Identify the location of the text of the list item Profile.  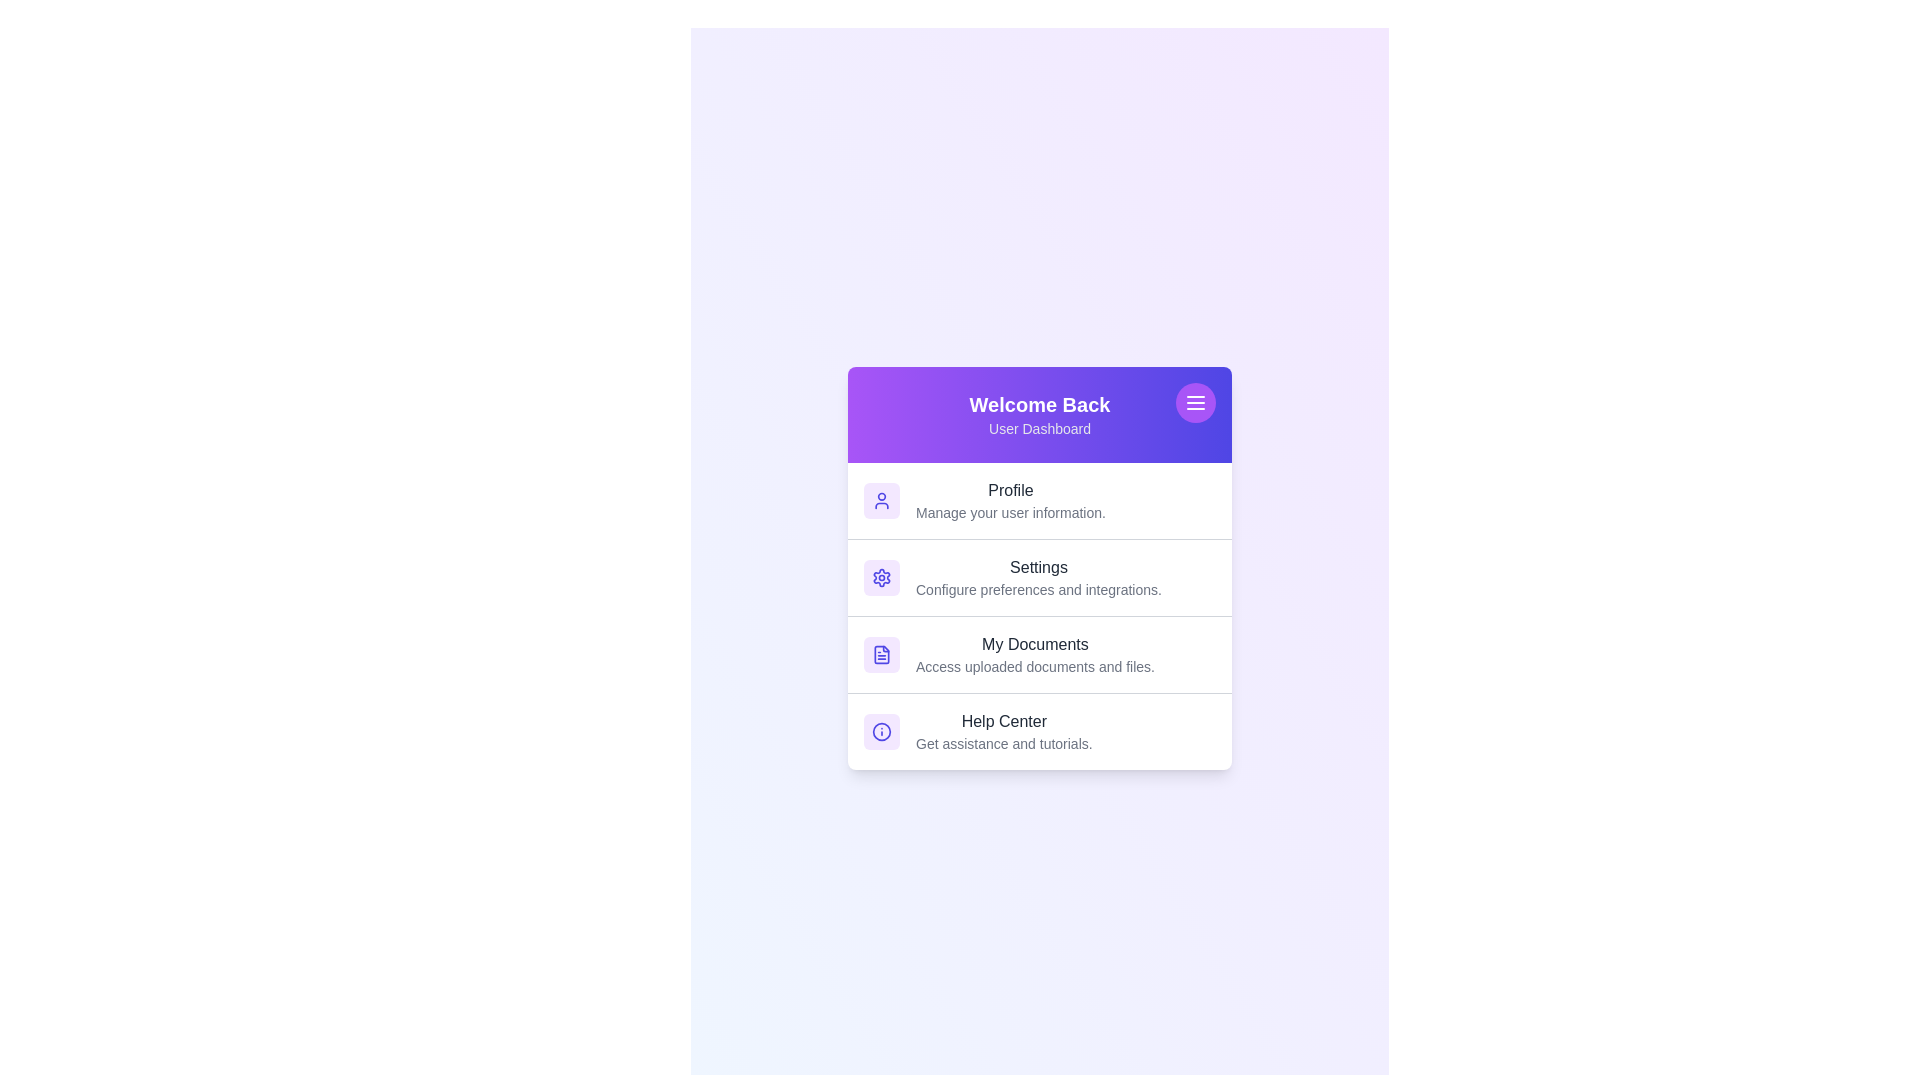
(1040, 490).